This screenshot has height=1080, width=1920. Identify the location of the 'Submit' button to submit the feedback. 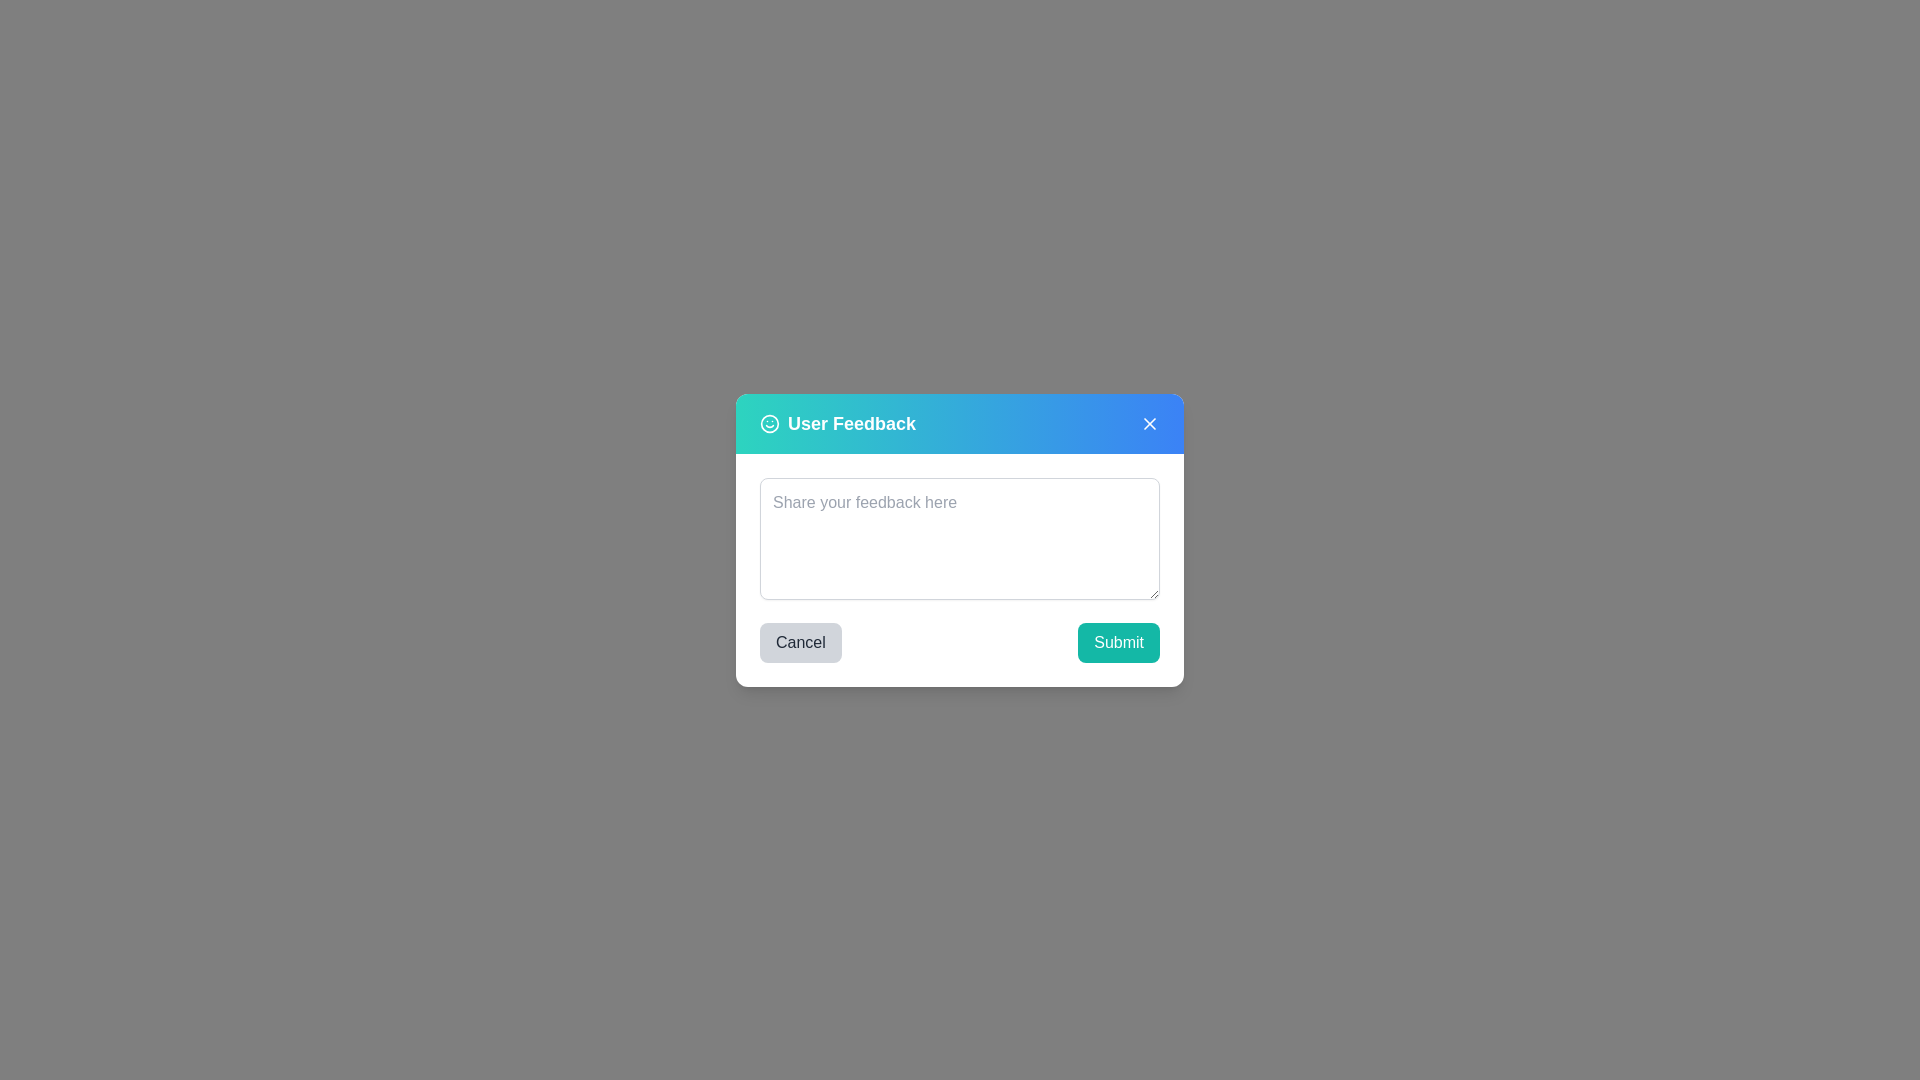
(1117, 641).